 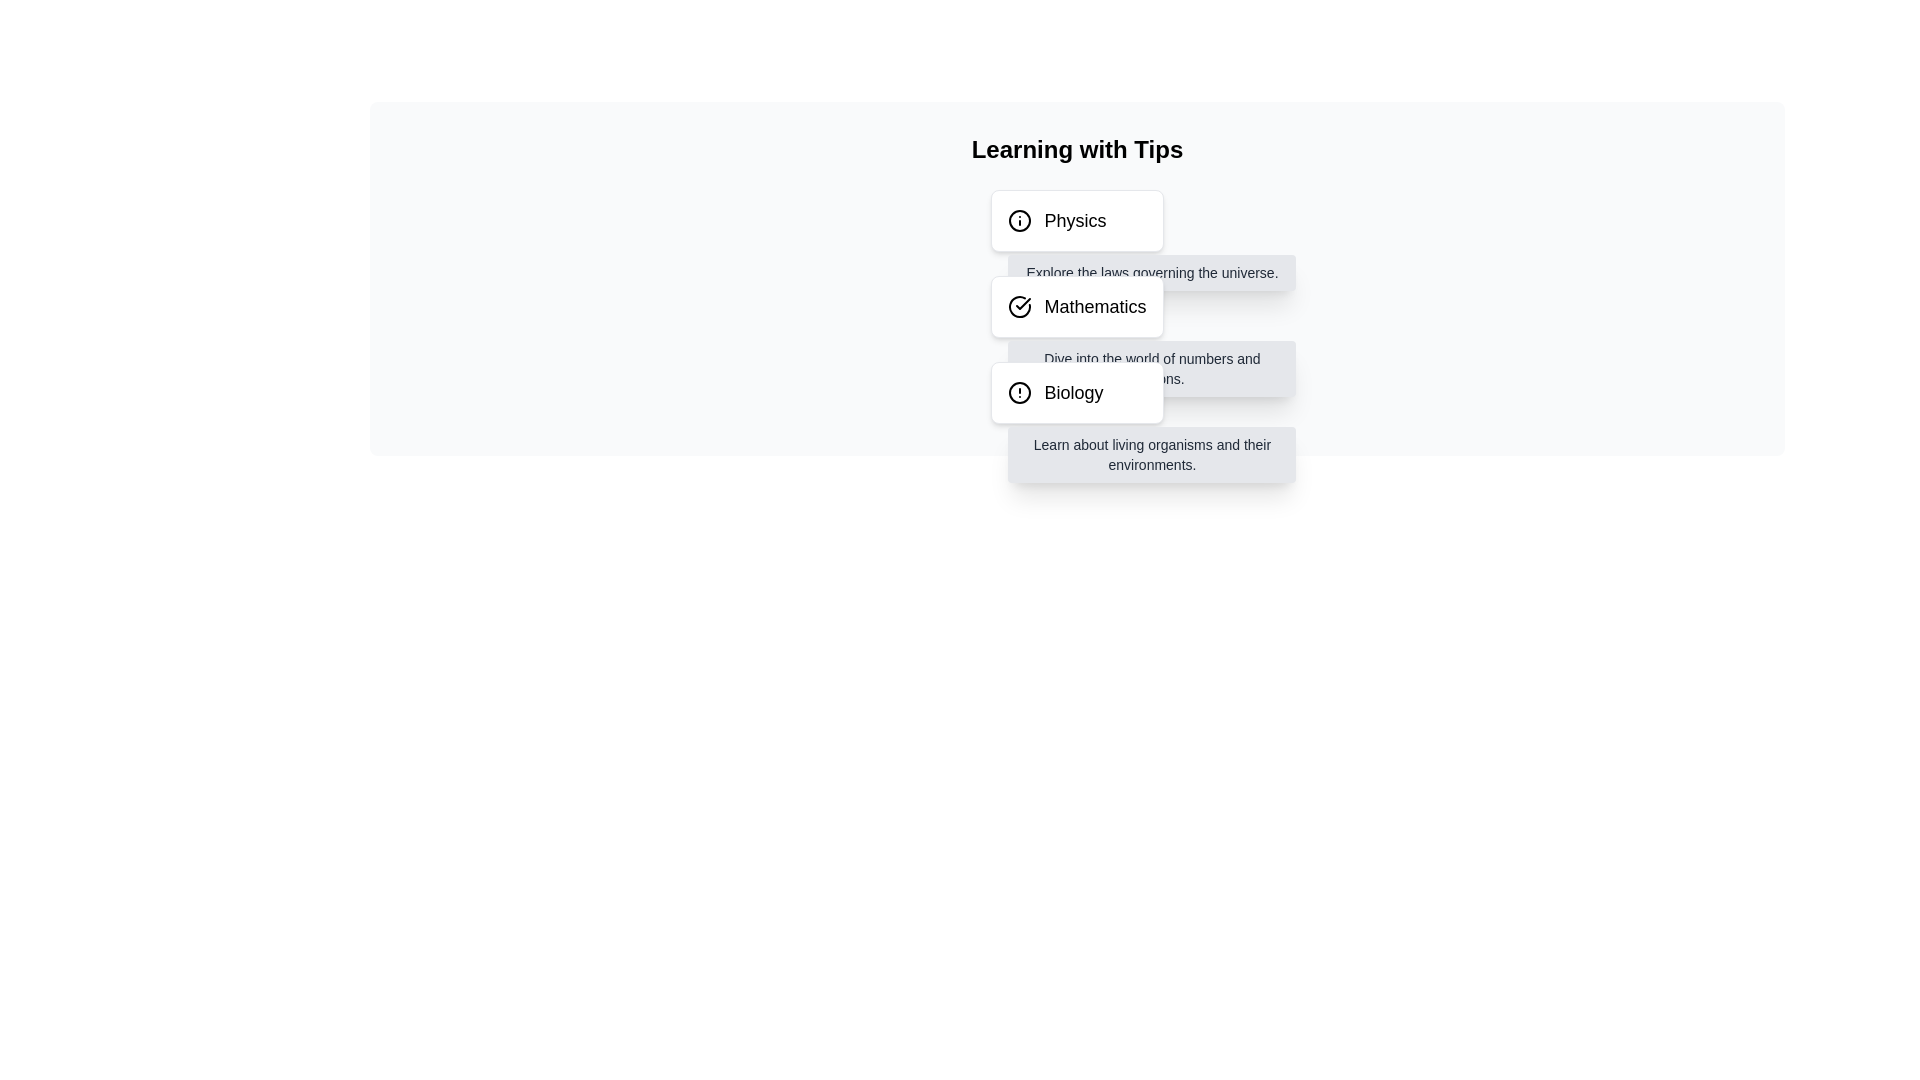 What do you see at coordinates (1094, 307) in the screenshot?
I see `the text label displaying 'Mathematics', which is styled in bold and medium font and is the second item in a vertical list adjacent to a checkmark icon` at bounding box center [1094, 307].